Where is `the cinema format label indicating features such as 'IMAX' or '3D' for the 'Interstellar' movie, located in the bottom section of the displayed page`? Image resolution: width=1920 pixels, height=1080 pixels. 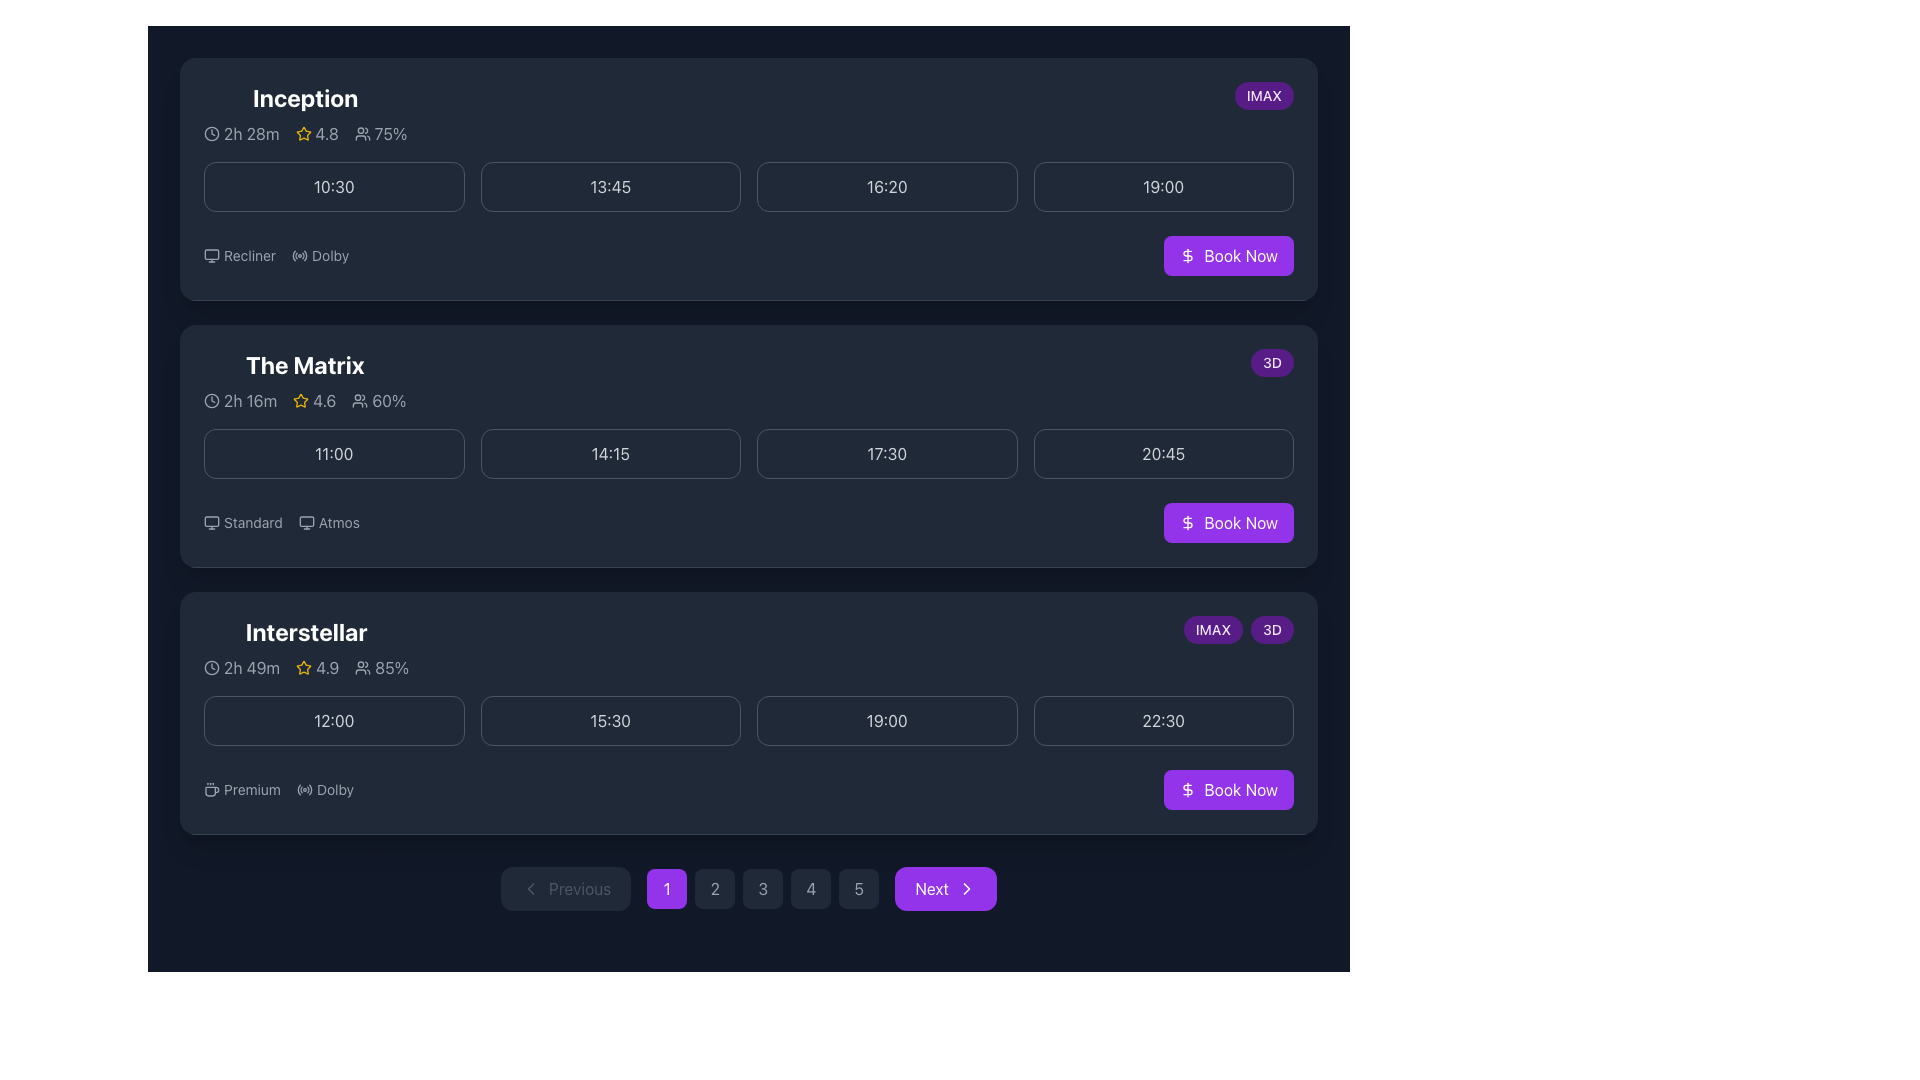 the cinema format label indicating features such as 'IMAX' or '3D' for the 'Interstellar' movie, located in the bottom section of the displayed page is located at coordinates (1237, 628).